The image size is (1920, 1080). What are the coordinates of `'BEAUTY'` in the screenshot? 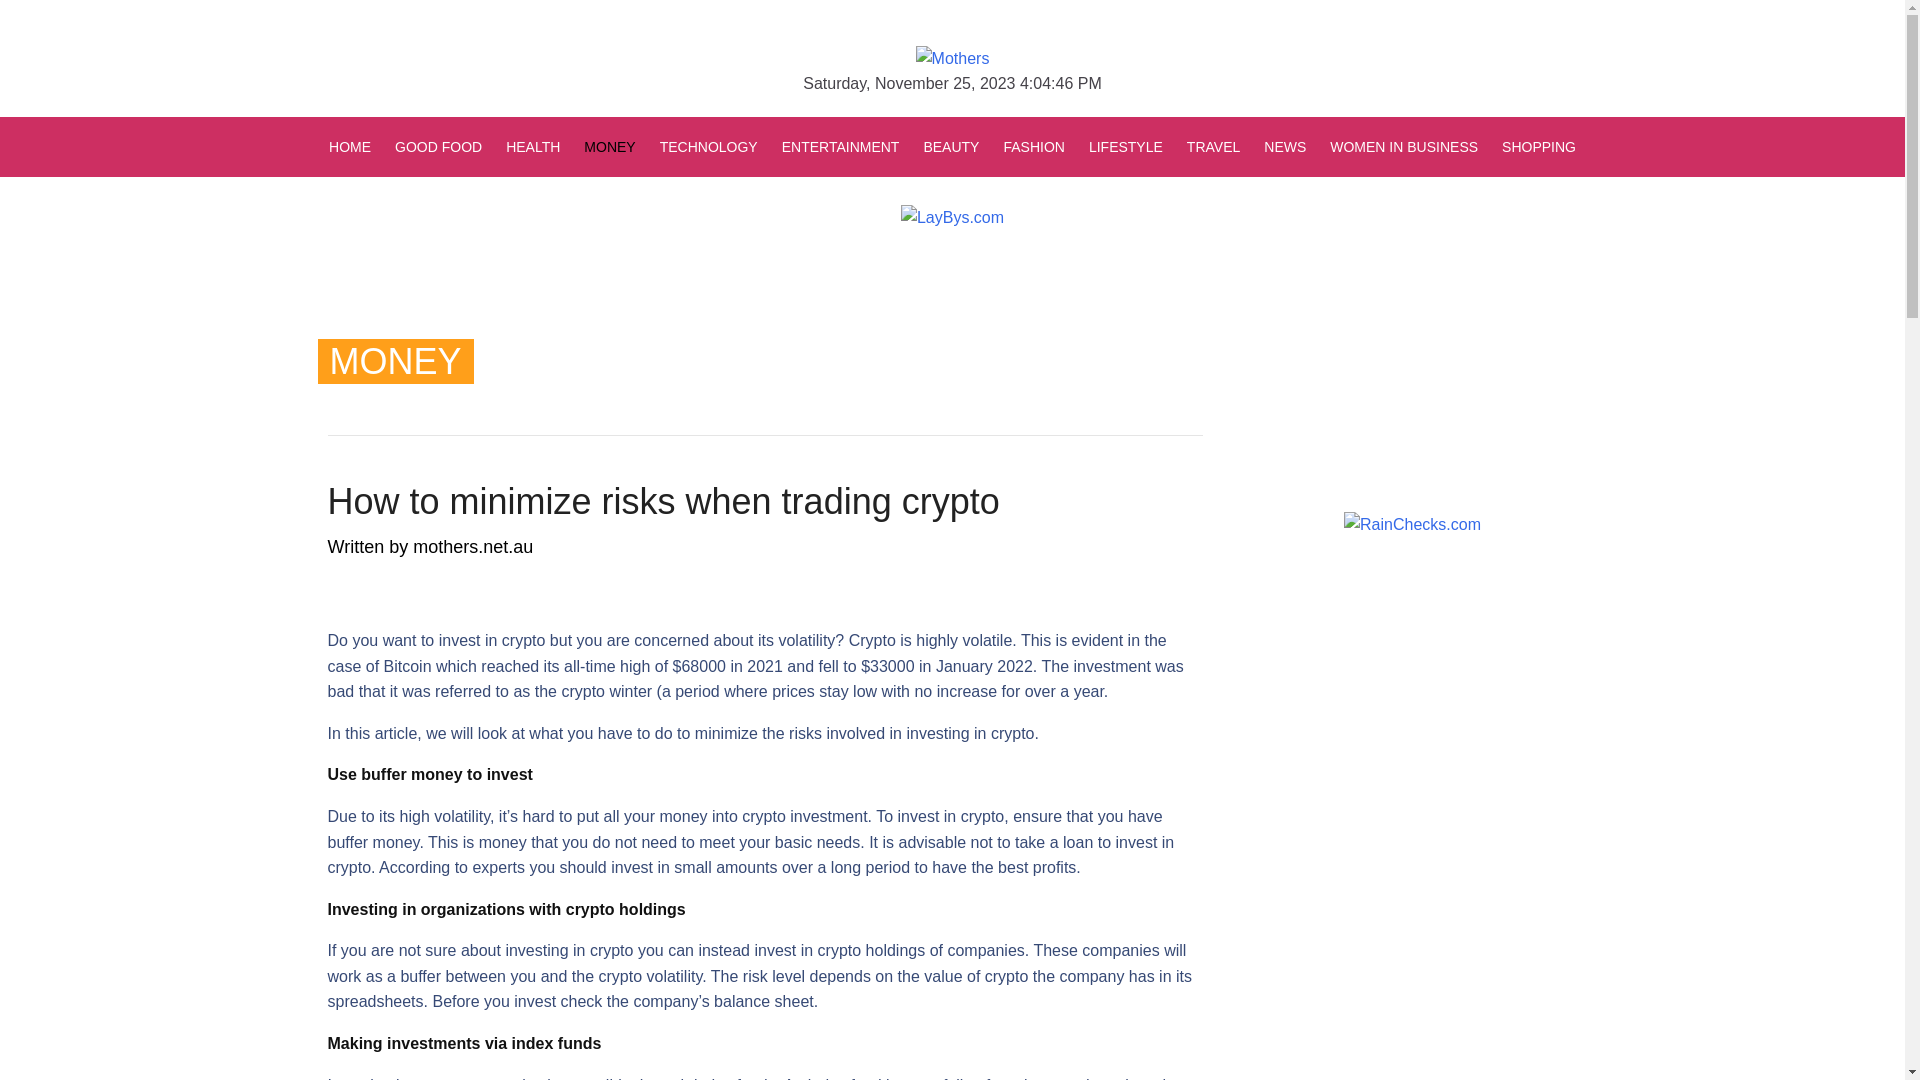 It's located at (910, 145).